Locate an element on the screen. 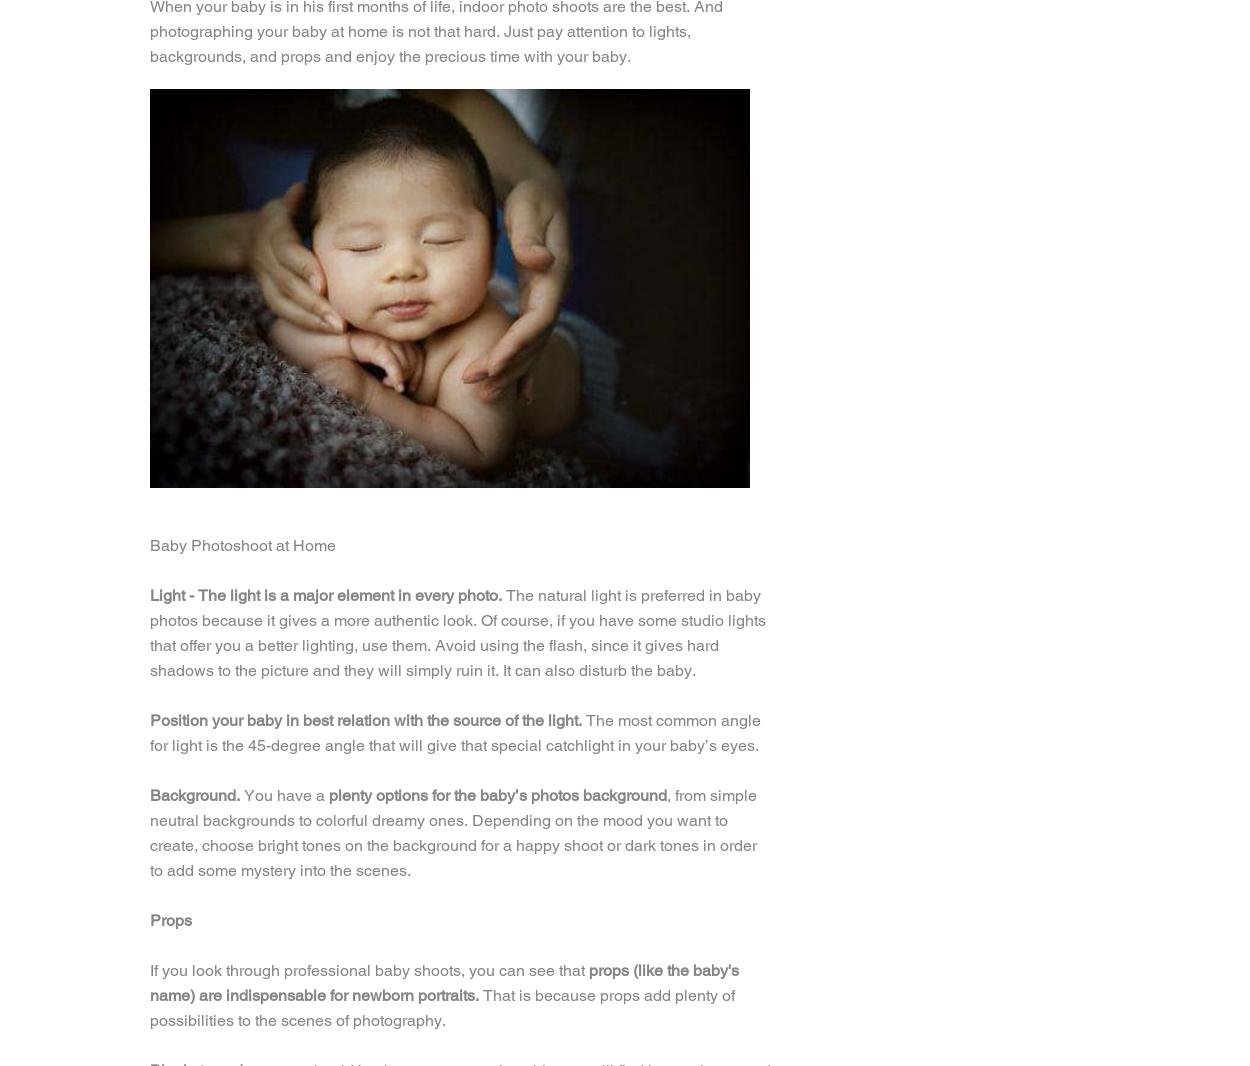 The width and height of the screenshot is (1250, 1066). 'Position your baby in best relation with the source of the ligh' is located at coordinates (361, 719).